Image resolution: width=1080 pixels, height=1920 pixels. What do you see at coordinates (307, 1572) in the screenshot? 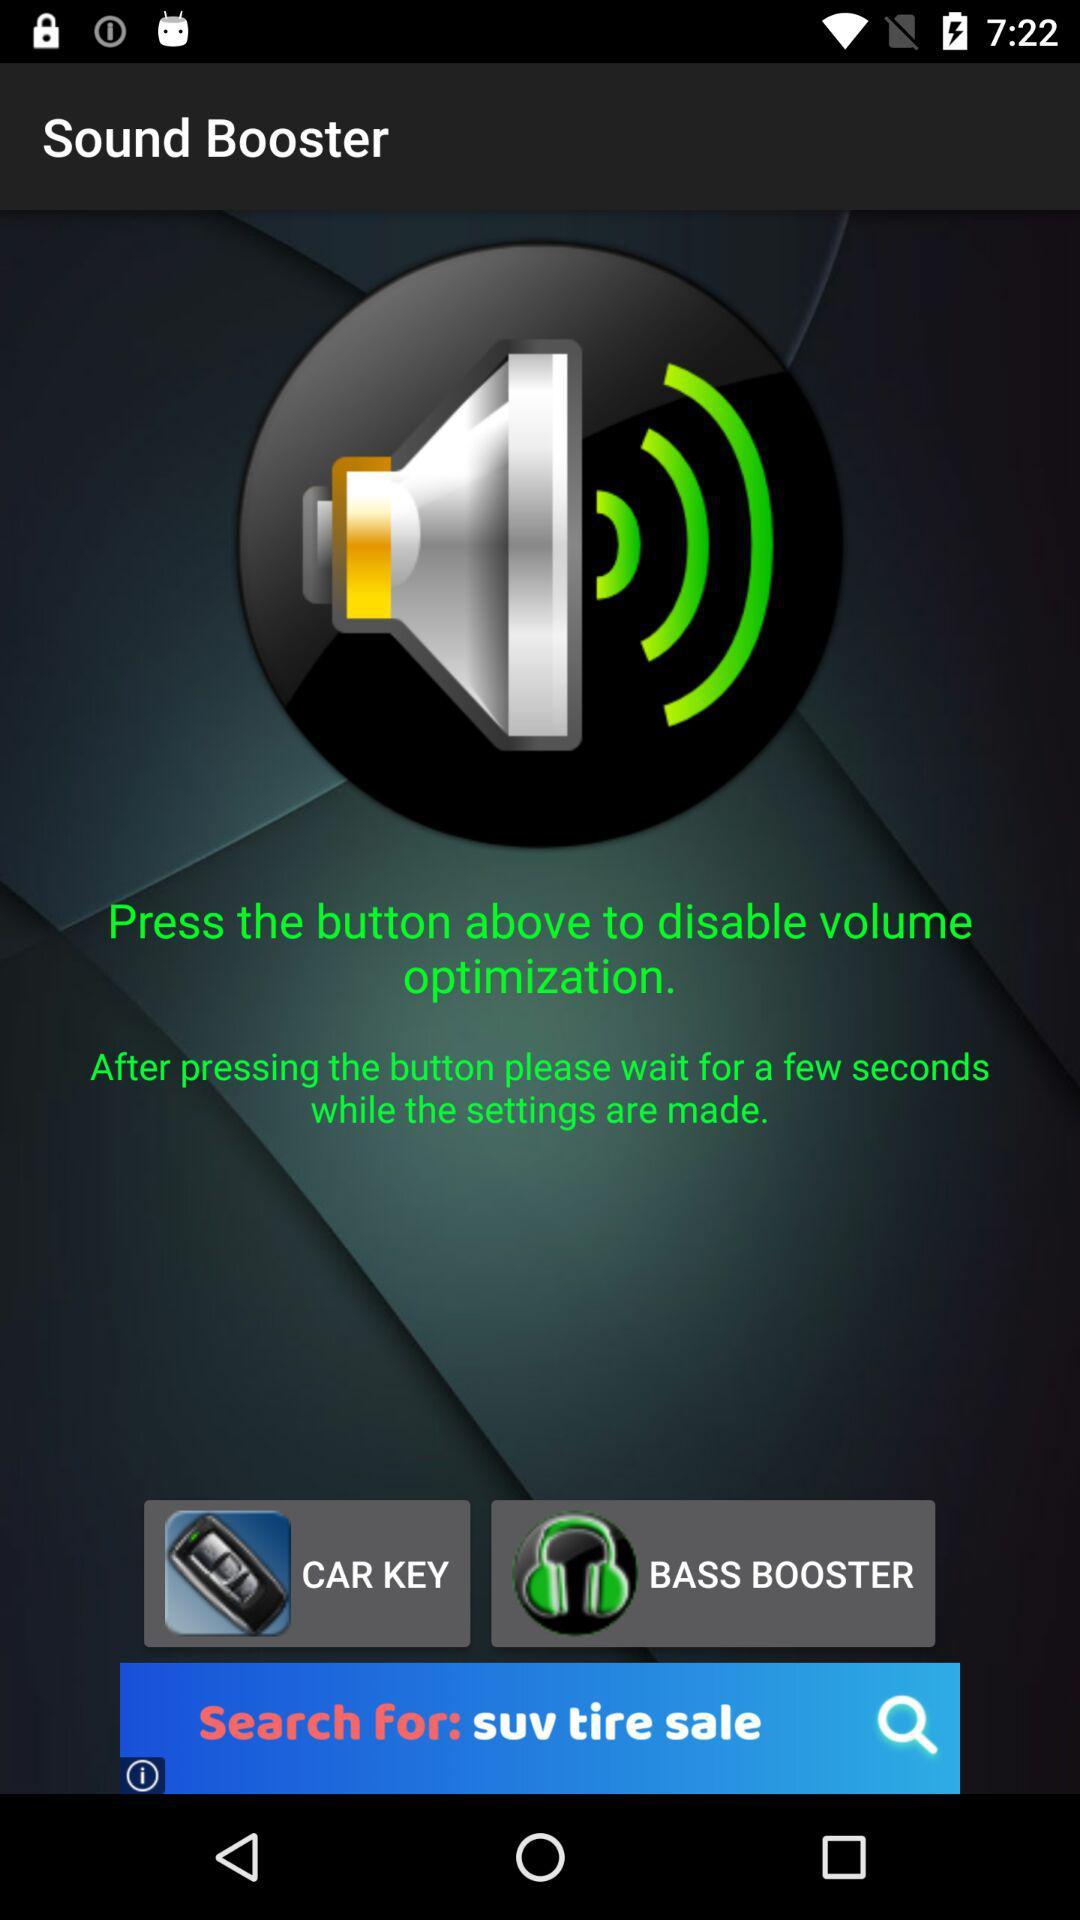
I see `the icon next to bass booster button` at bounding box center [307, 1572].